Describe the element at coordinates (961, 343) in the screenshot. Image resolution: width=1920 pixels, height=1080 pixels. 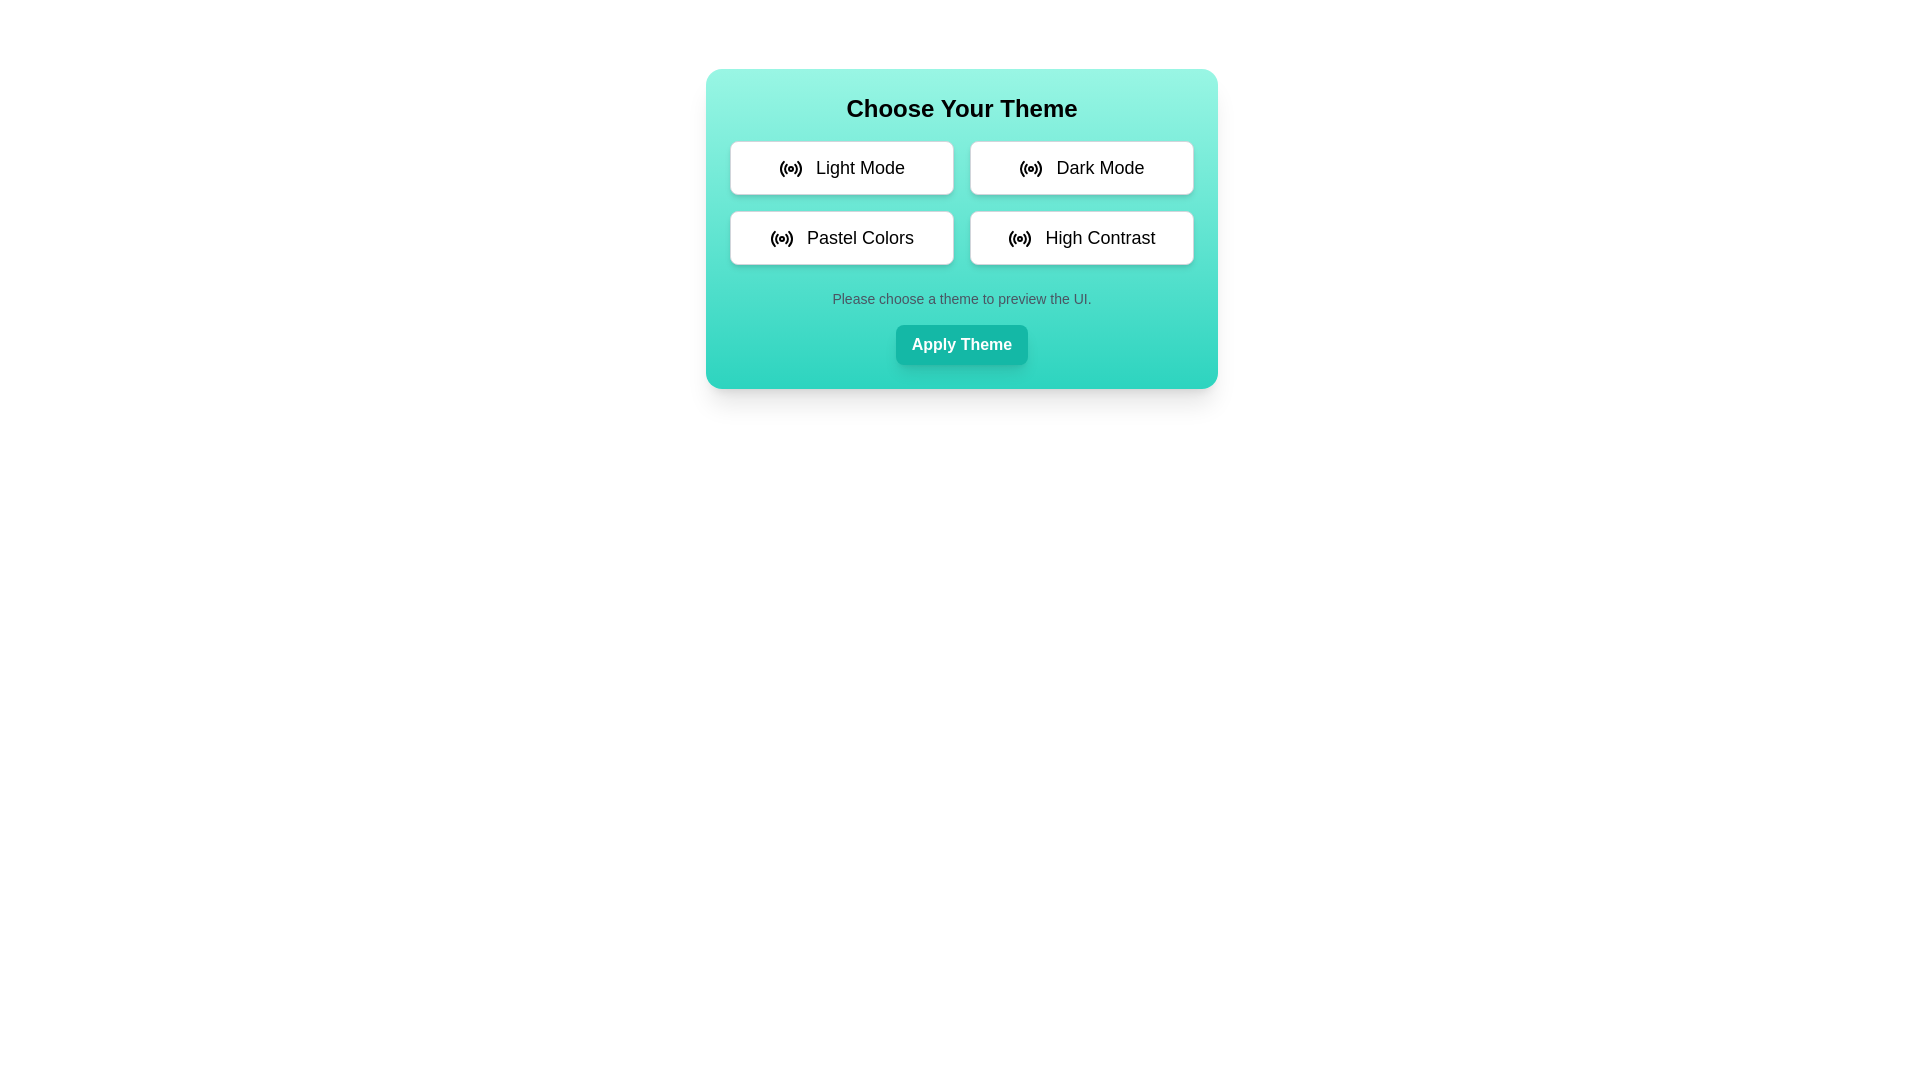
I see `the teal 'Apply Theme' button with rounded corners and white bold text to apply the selected theme` at that location.